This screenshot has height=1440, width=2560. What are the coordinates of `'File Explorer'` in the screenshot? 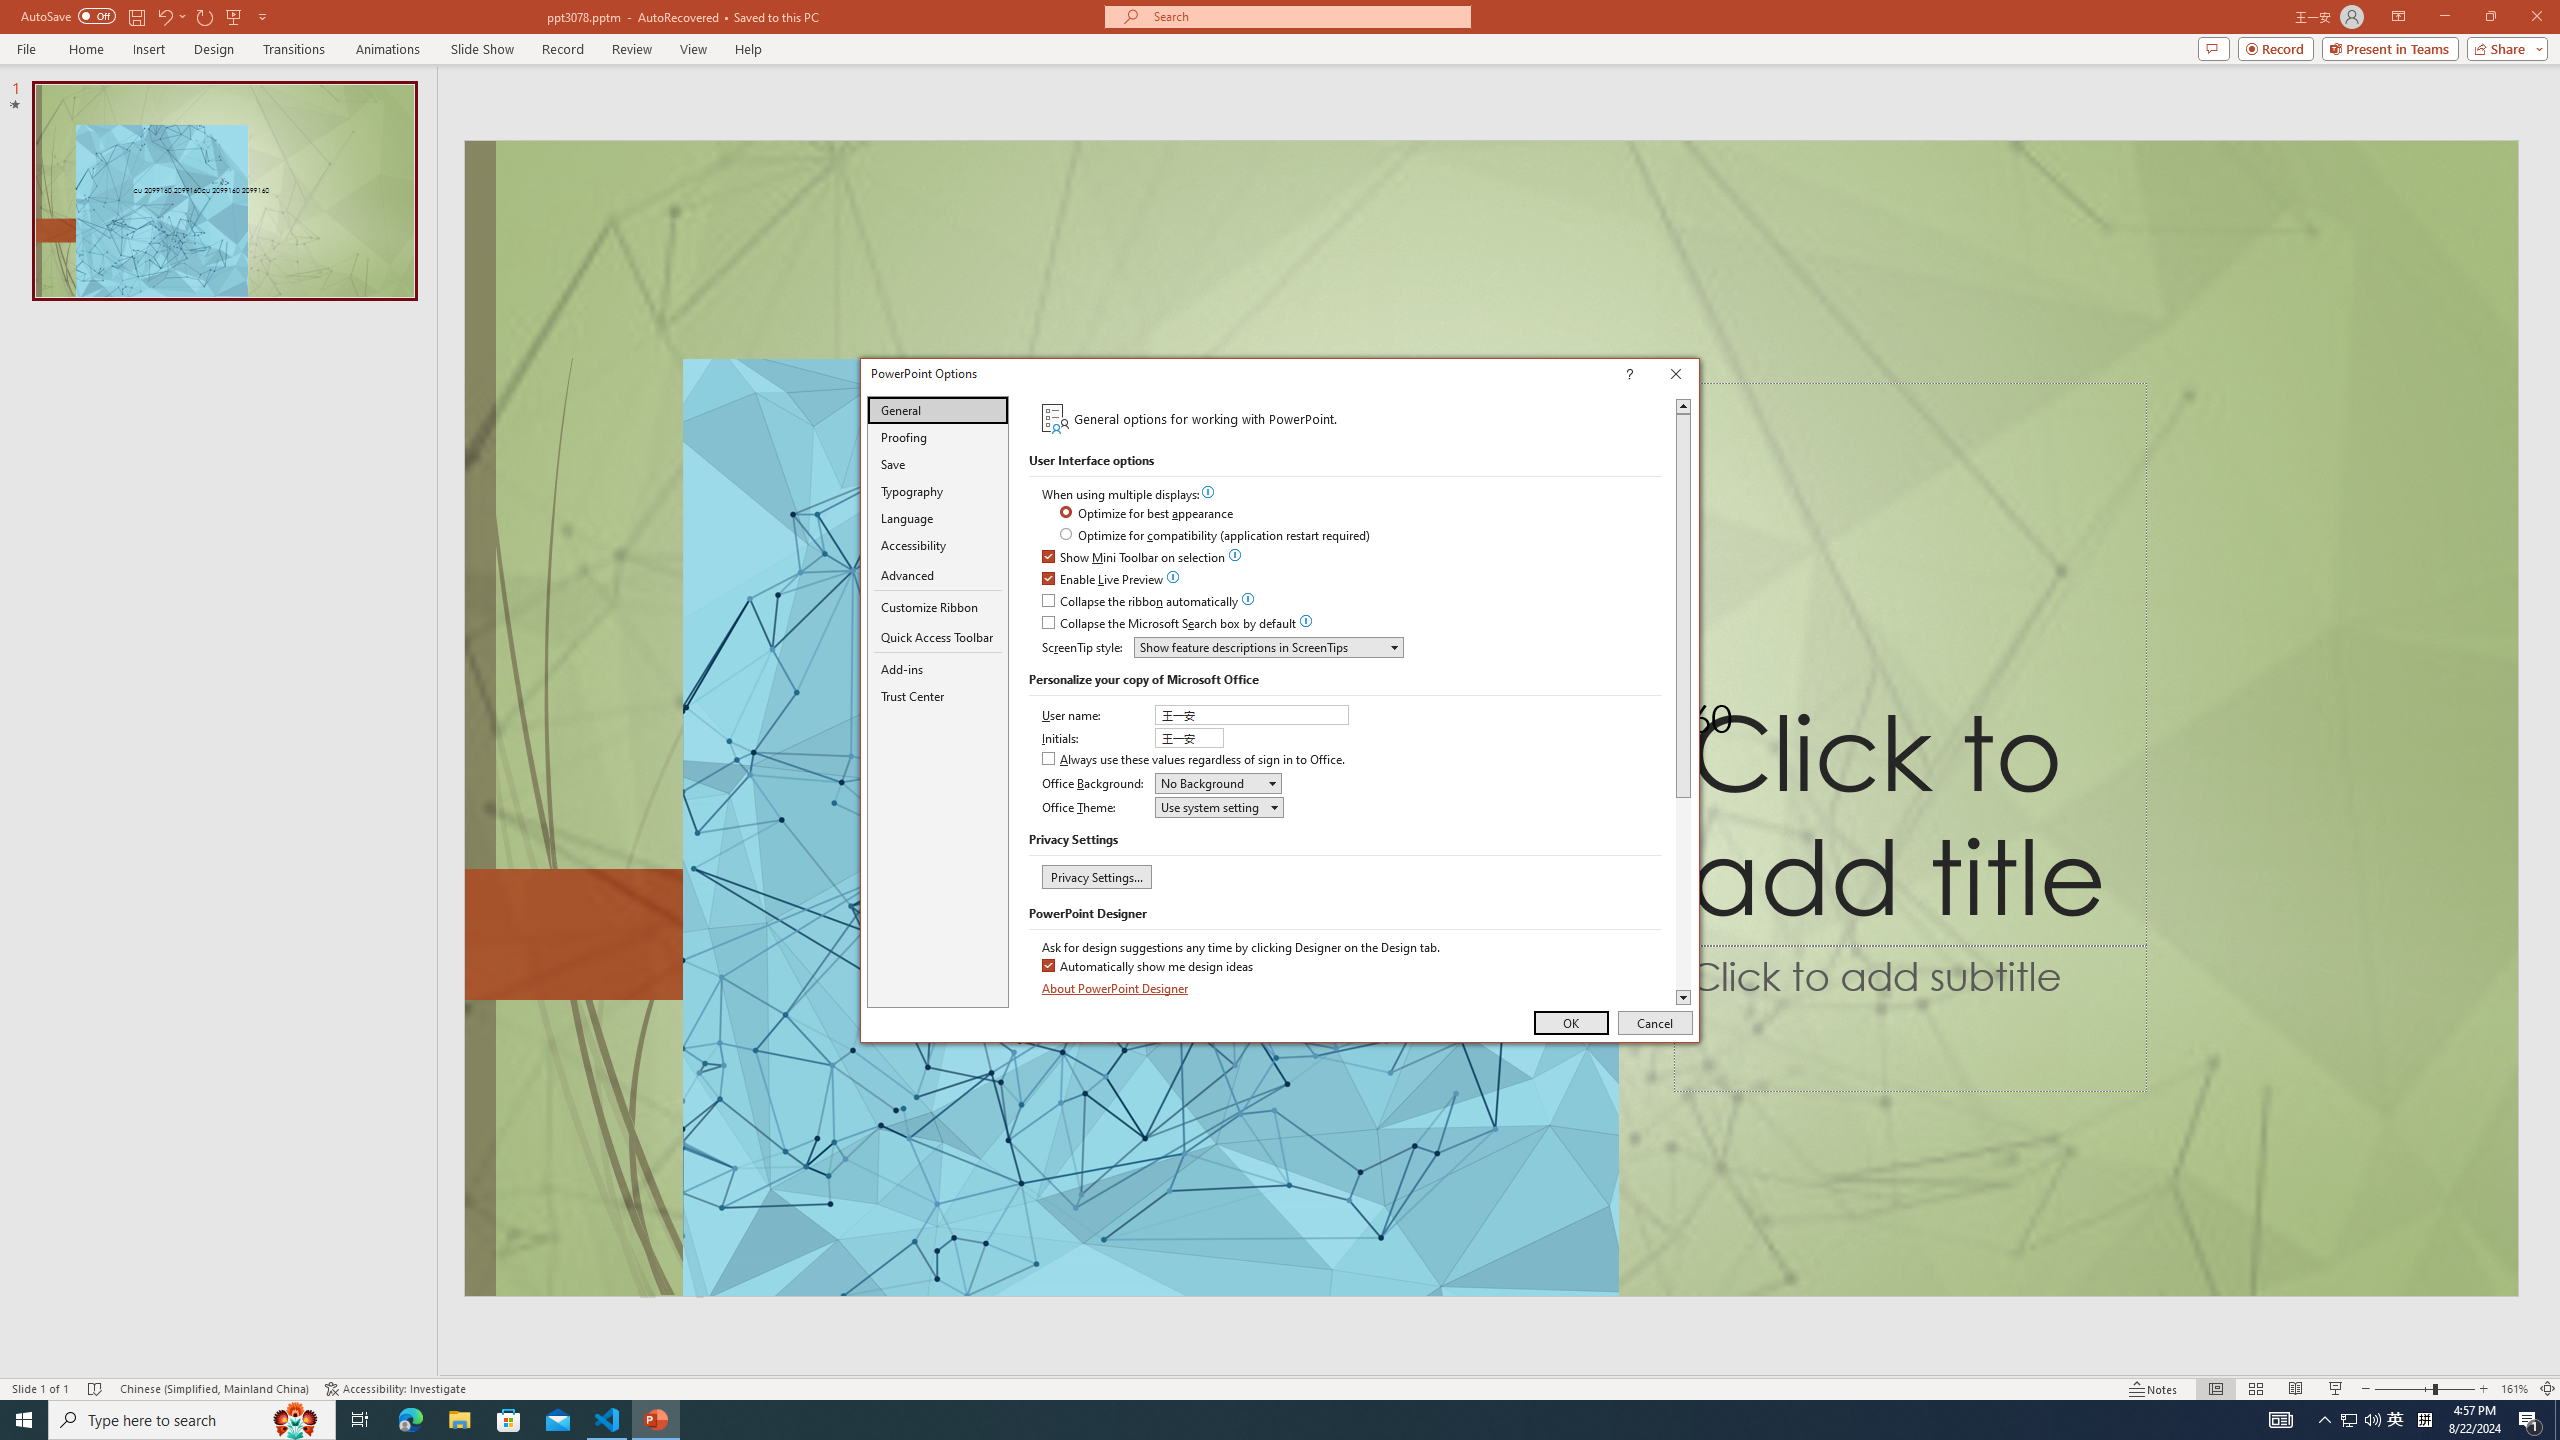 It's located at (458, 1418).